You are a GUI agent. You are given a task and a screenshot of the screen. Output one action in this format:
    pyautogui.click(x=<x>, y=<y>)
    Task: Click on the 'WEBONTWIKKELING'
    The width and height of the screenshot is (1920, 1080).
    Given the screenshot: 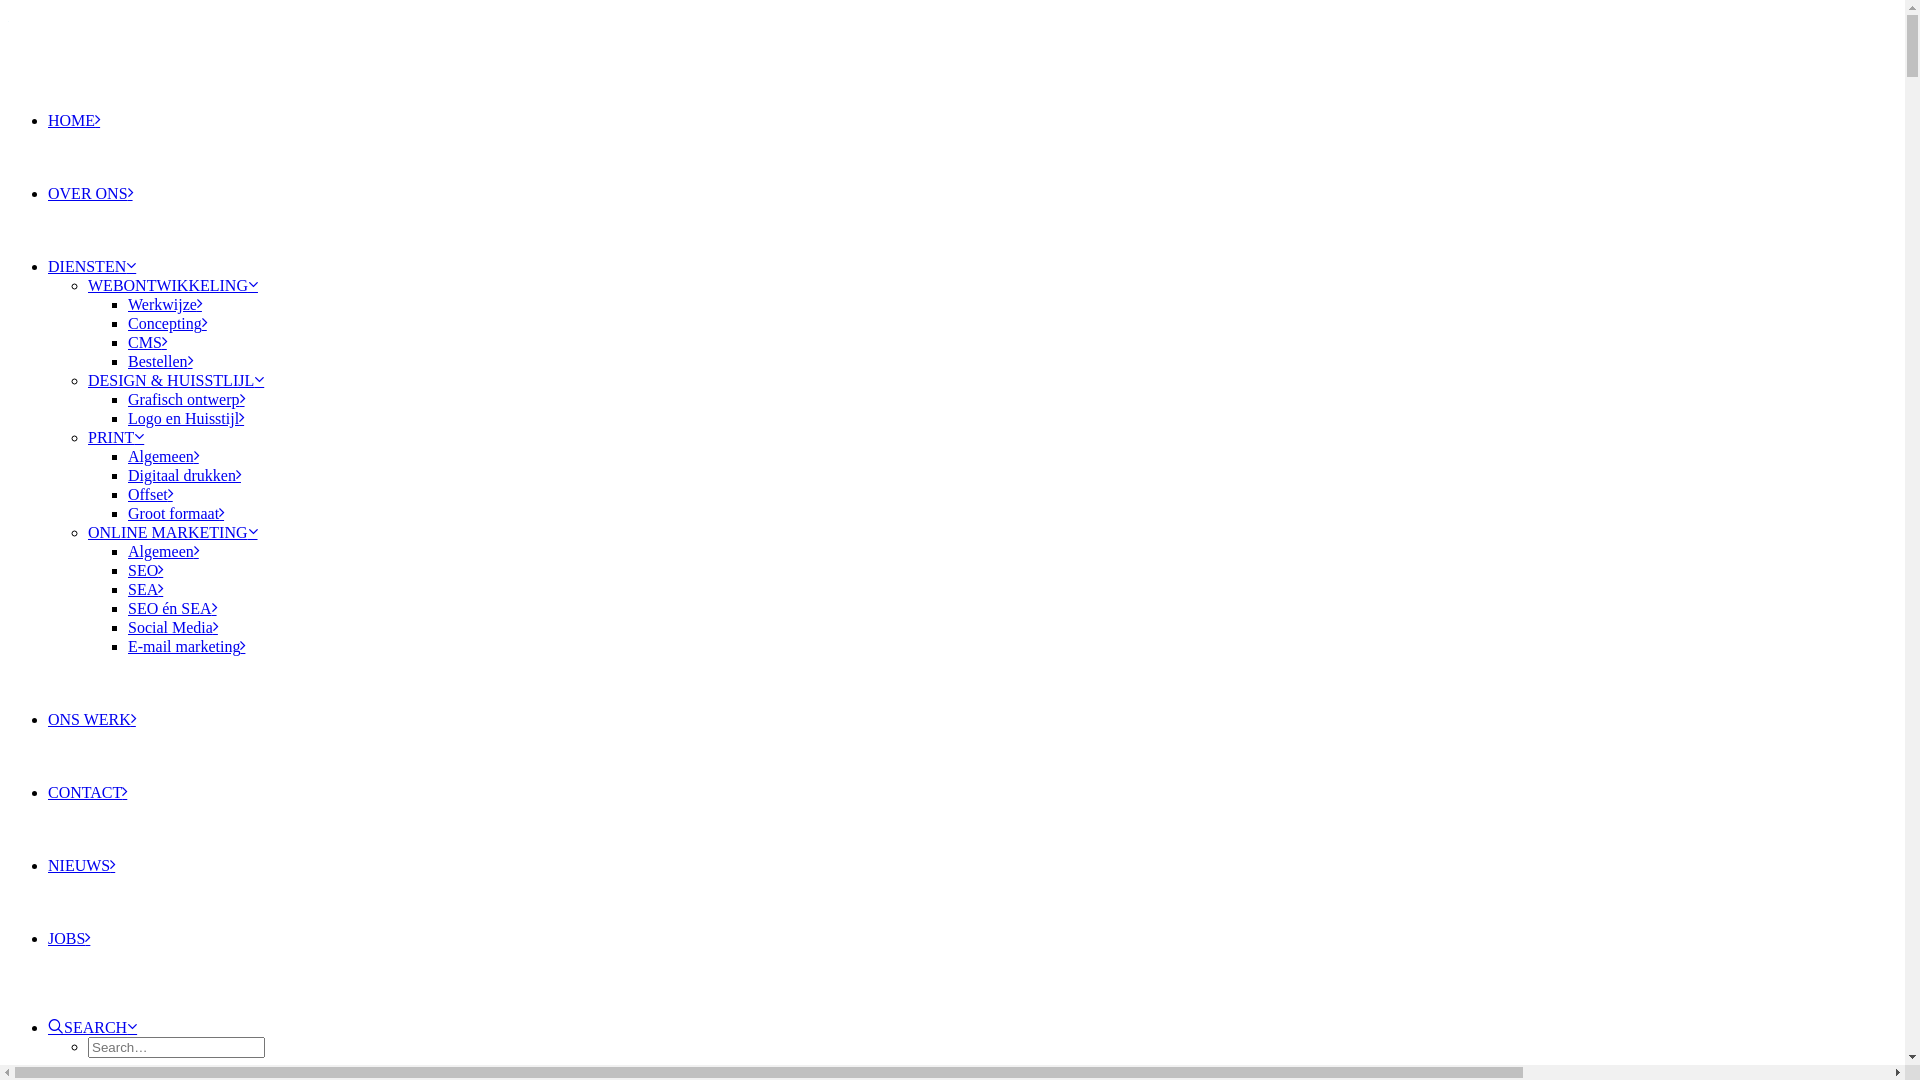 What is the action you would take?
    pyautogui.click(x=172, y=285)
    